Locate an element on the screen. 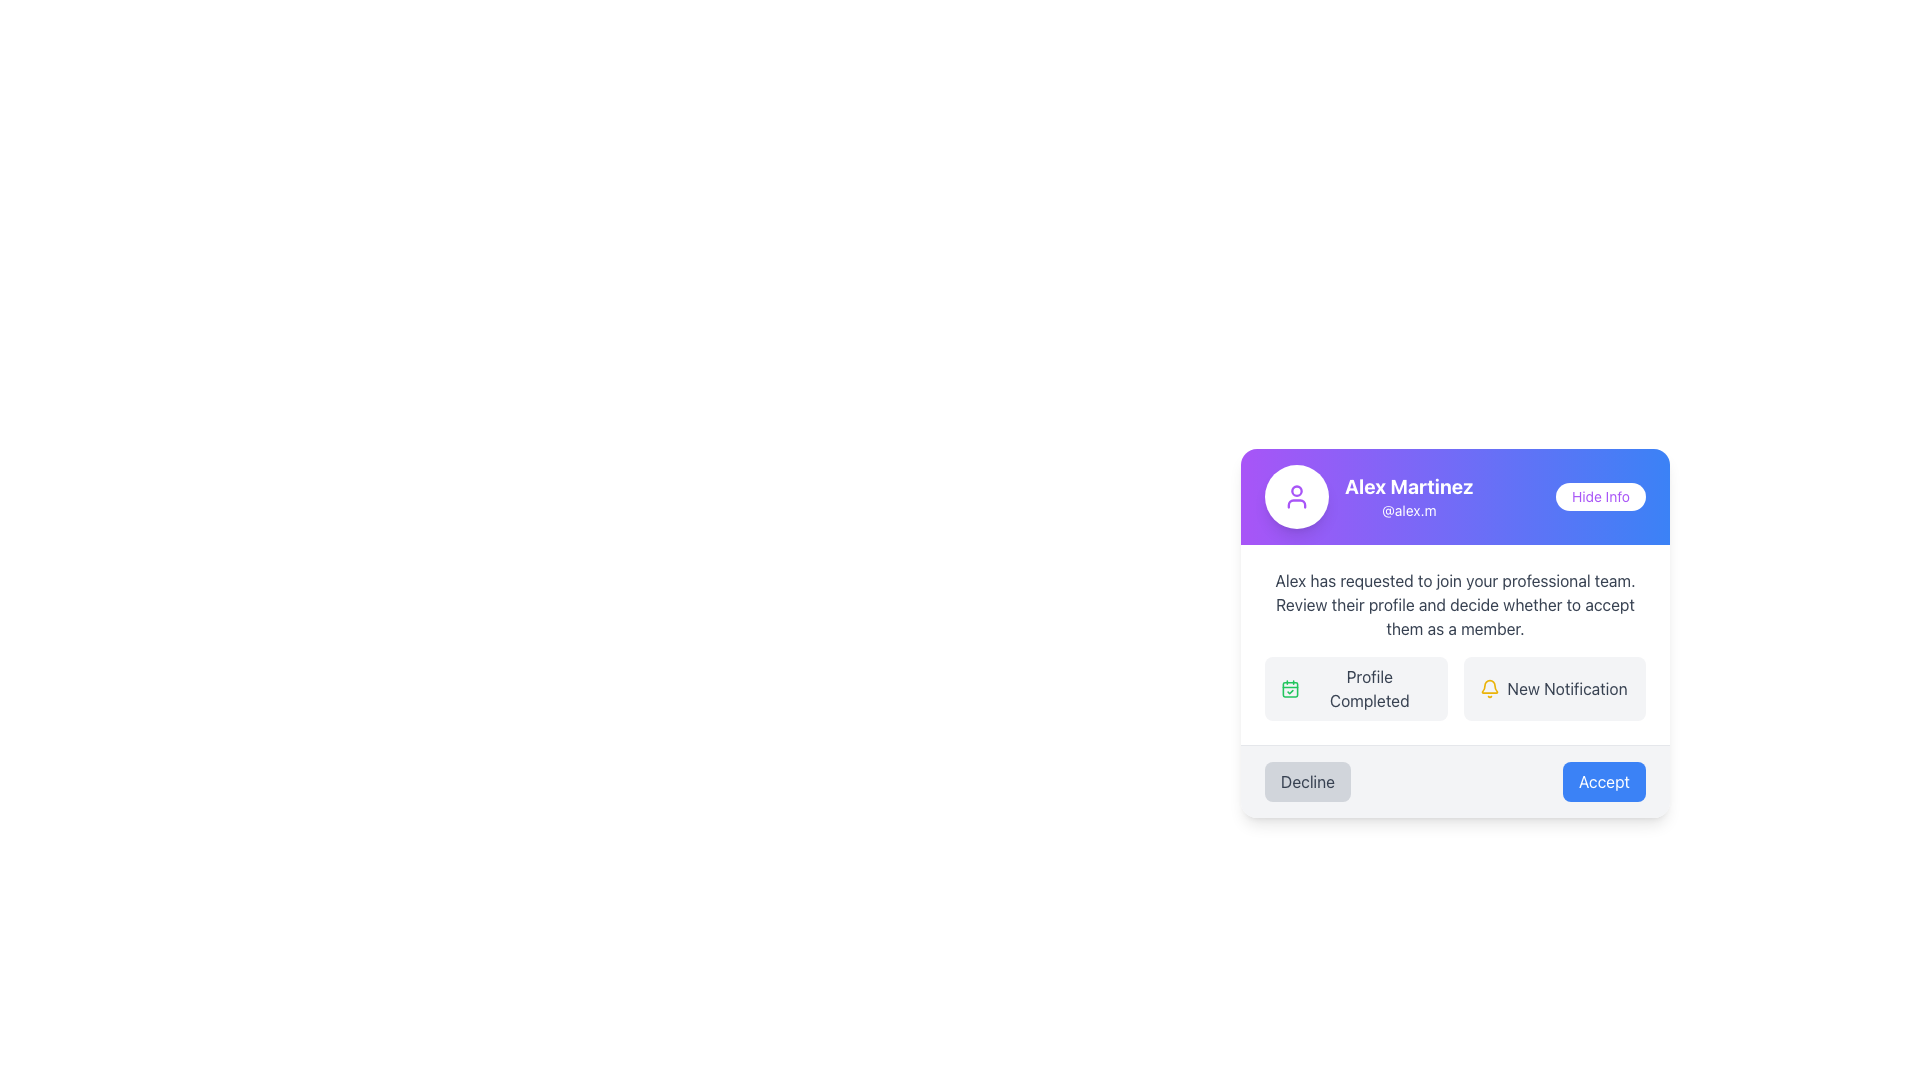 This screenshot has height=1080, width=1920. the confirm button located at the bottom-right corner of the dialog interface is located at coordinates (1604, 781).